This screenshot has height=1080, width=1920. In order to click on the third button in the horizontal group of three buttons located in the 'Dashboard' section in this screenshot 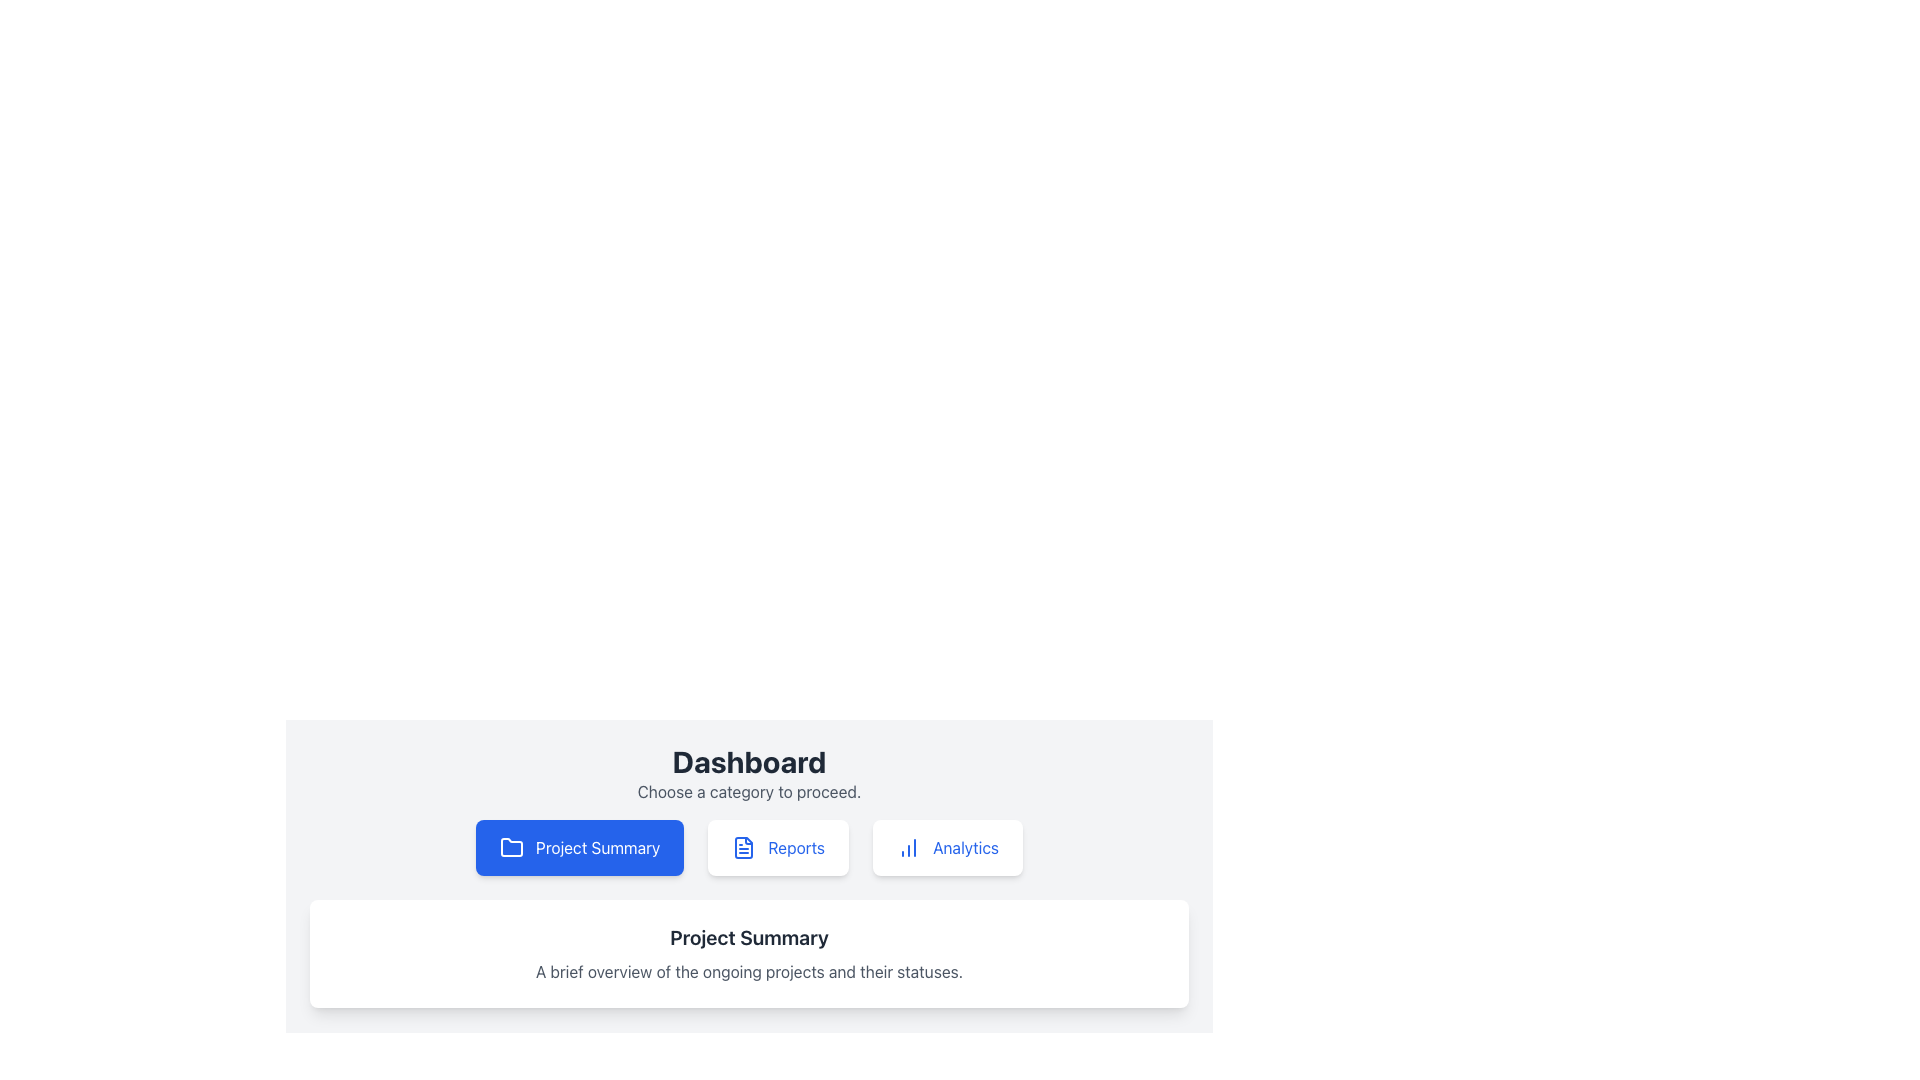, I will do `click(947, 848)`.